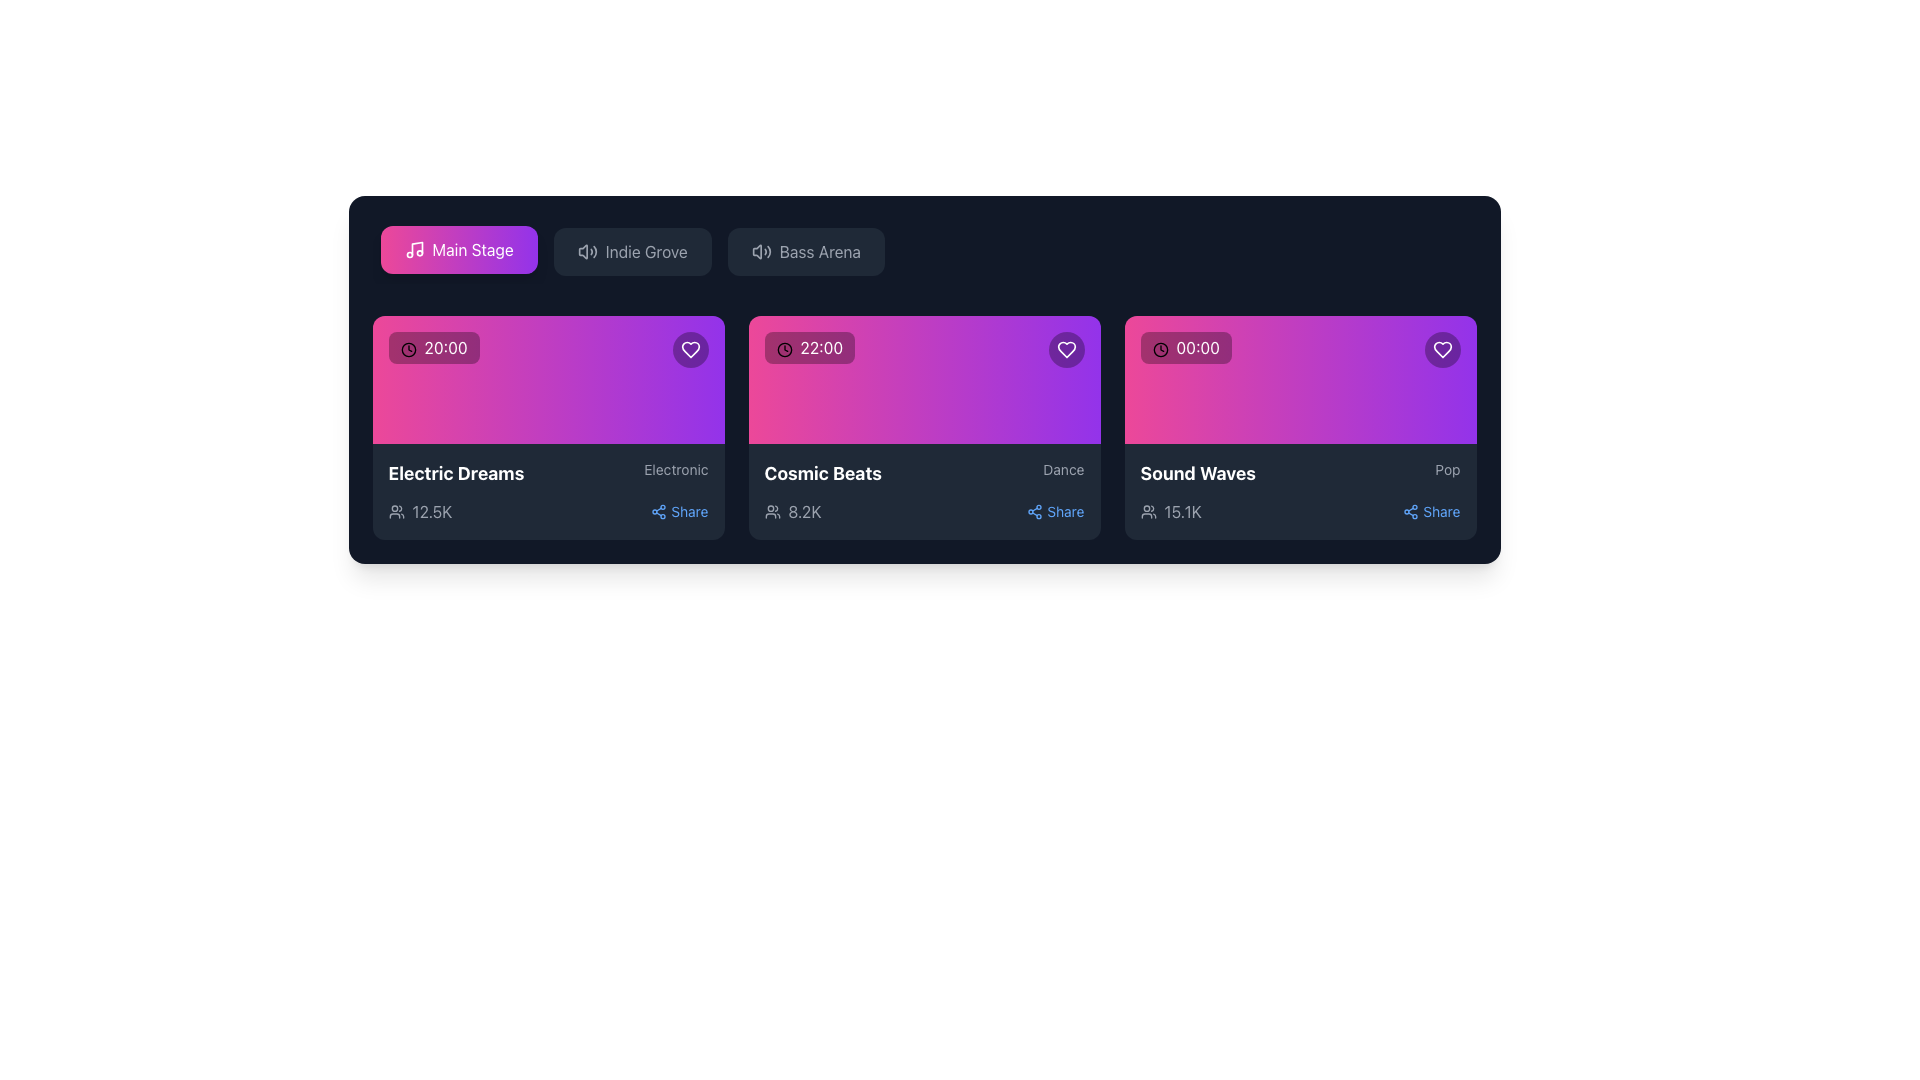 The width and height of the screenshot is (1920, 1080). What do you see at coordinates (1198, 474) in the screenshot?
I see `the 'Sound Waves' text label, which is styled with a bold font and white color, located on a dark background within a card structure on the rightmost end of the layout` at bounding box center [1198, 474].